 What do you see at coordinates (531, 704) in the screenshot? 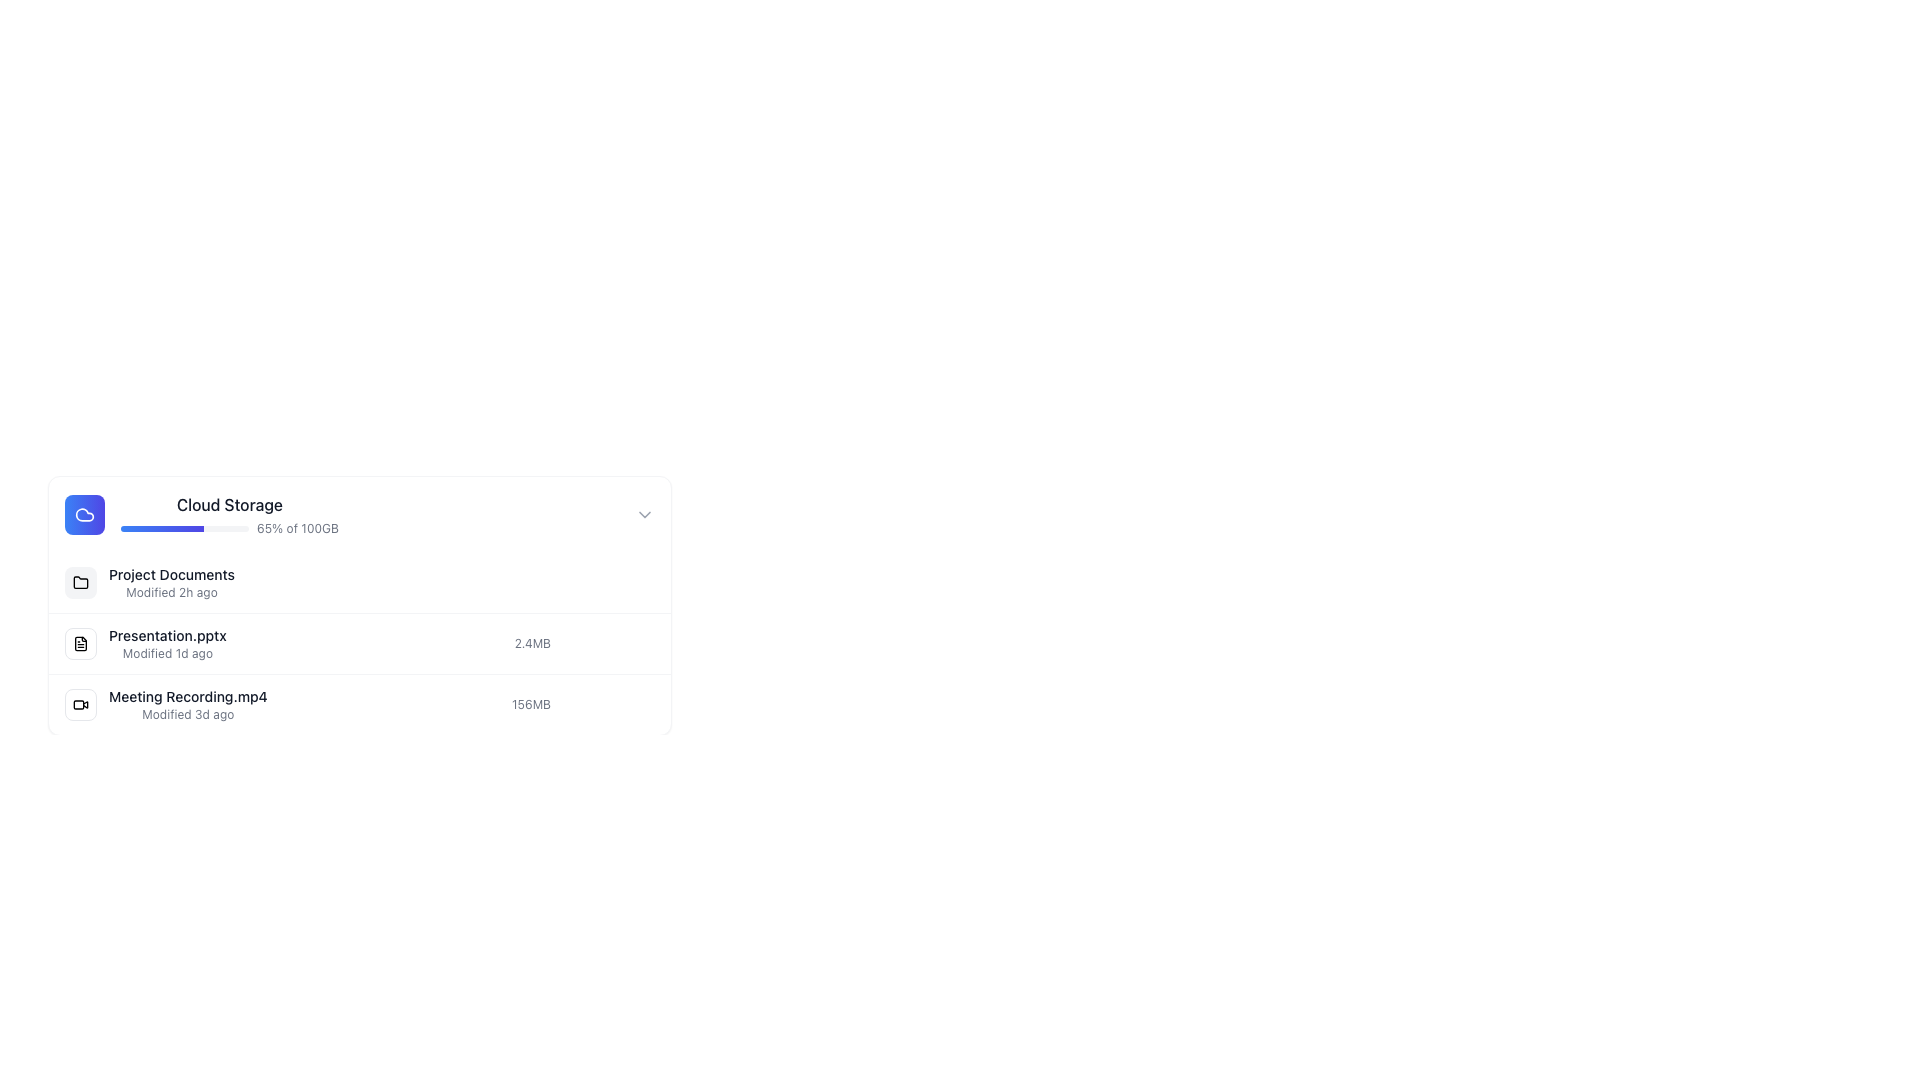
I see `the text label displaying the file size '156MB', which is styled in gray color and located beside the filename 'Meeting Recording.mp4' in the third row of the file list` at bounding box center [531, 704].